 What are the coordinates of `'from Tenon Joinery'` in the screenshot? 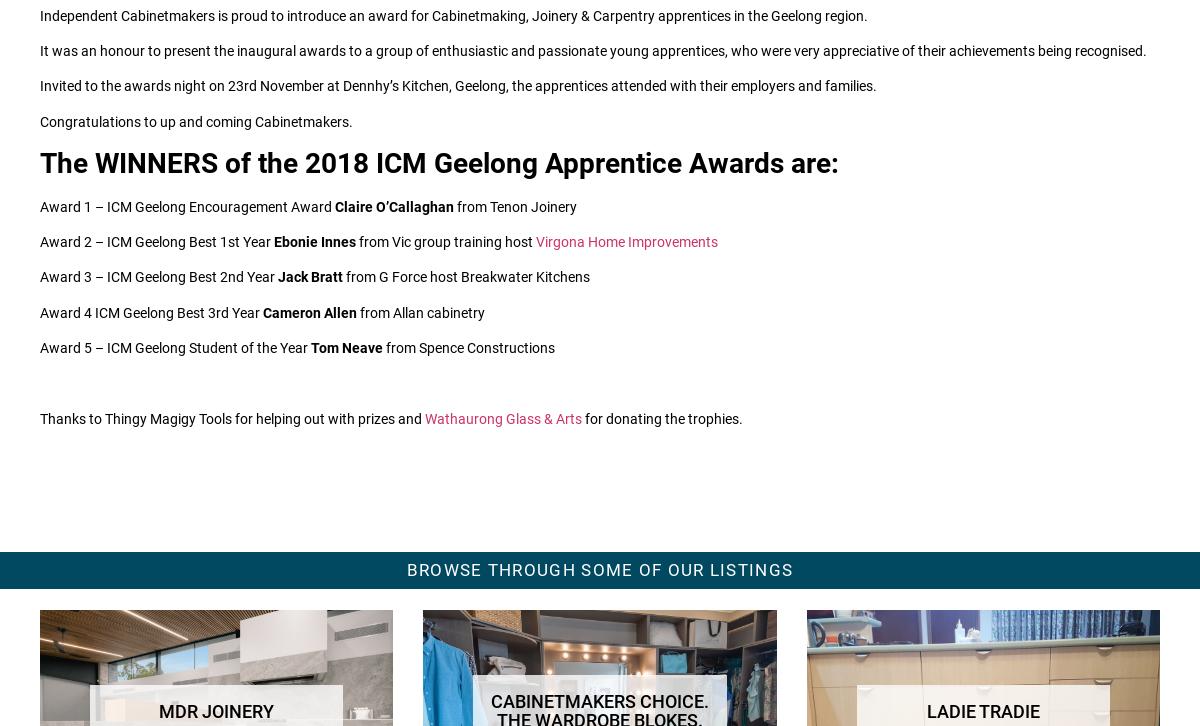 It's located at (452, 204).